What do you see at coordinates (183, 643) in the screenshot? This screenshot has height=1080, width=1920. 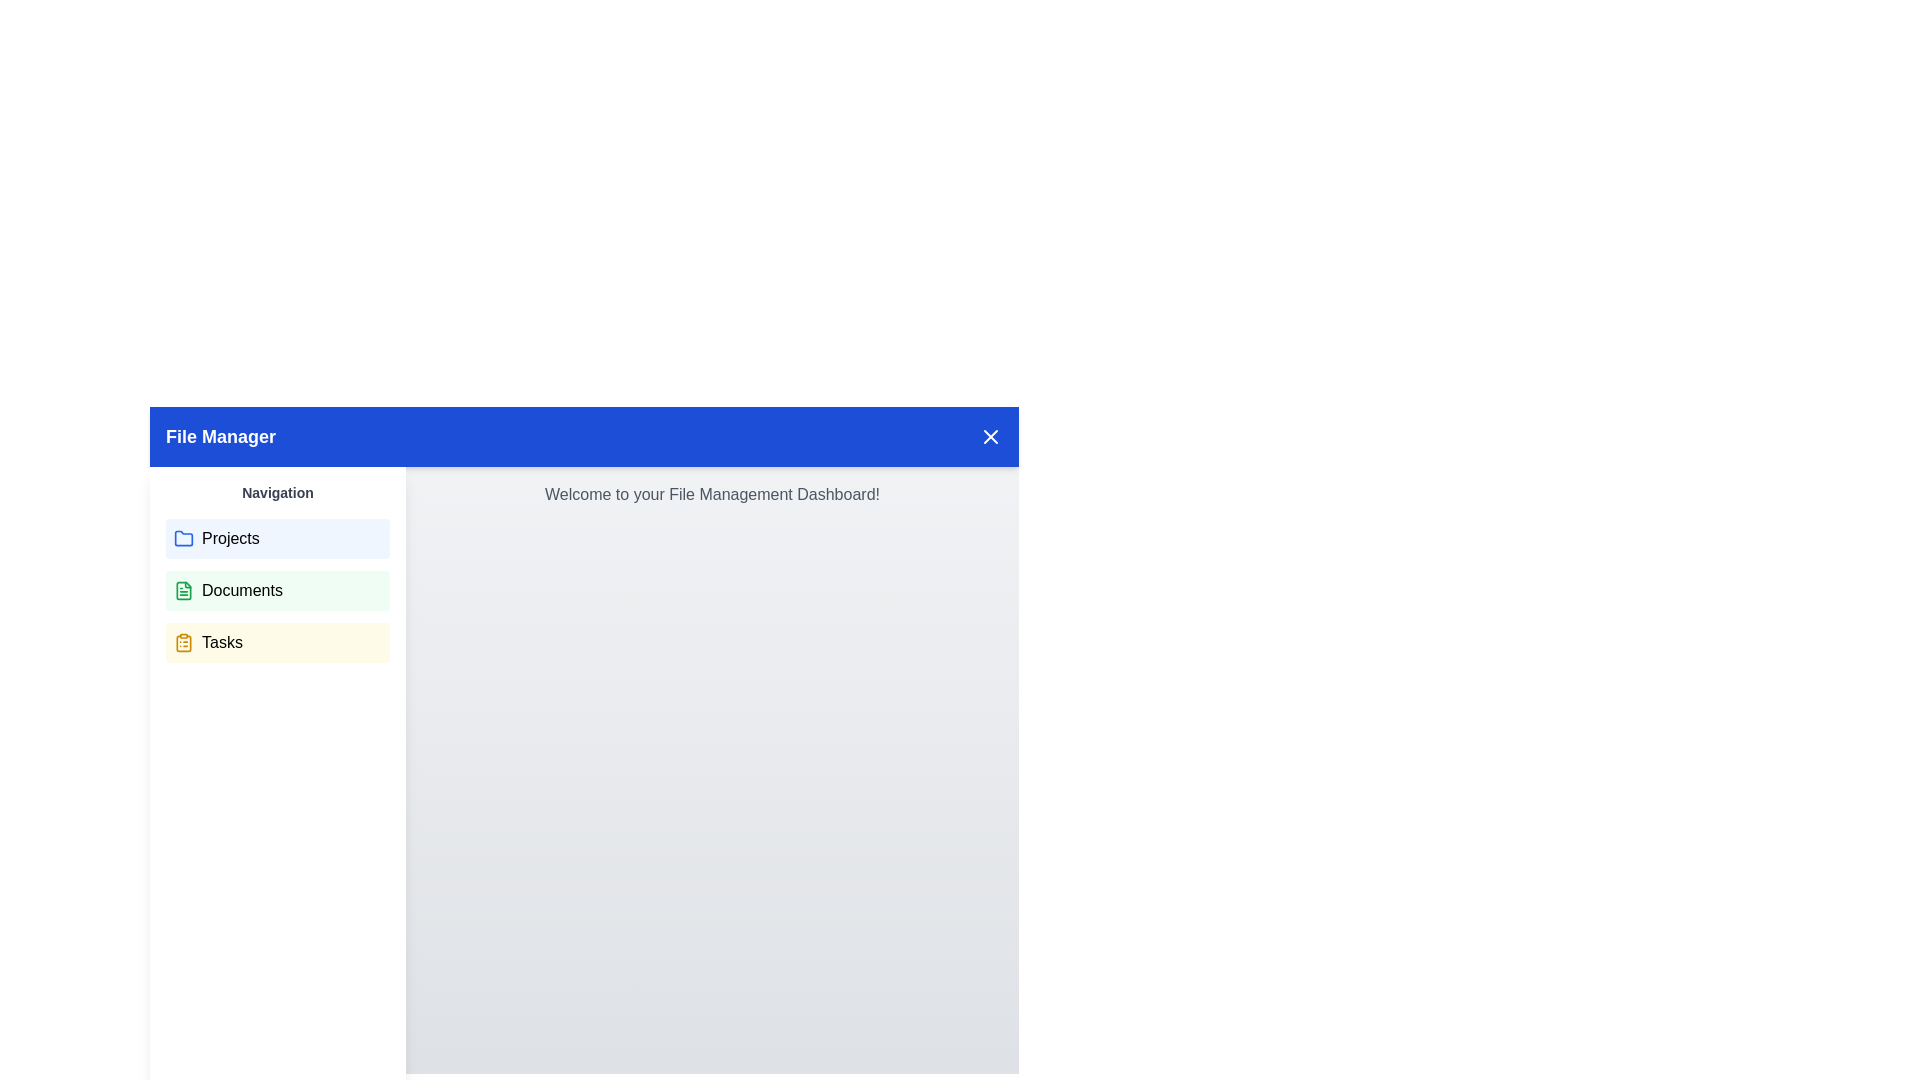 I see `the clipboard icon with a yellow tint located to the immediate left of the 'Tasks' text in the navigation sidebar` at bounding box center [183, 643].